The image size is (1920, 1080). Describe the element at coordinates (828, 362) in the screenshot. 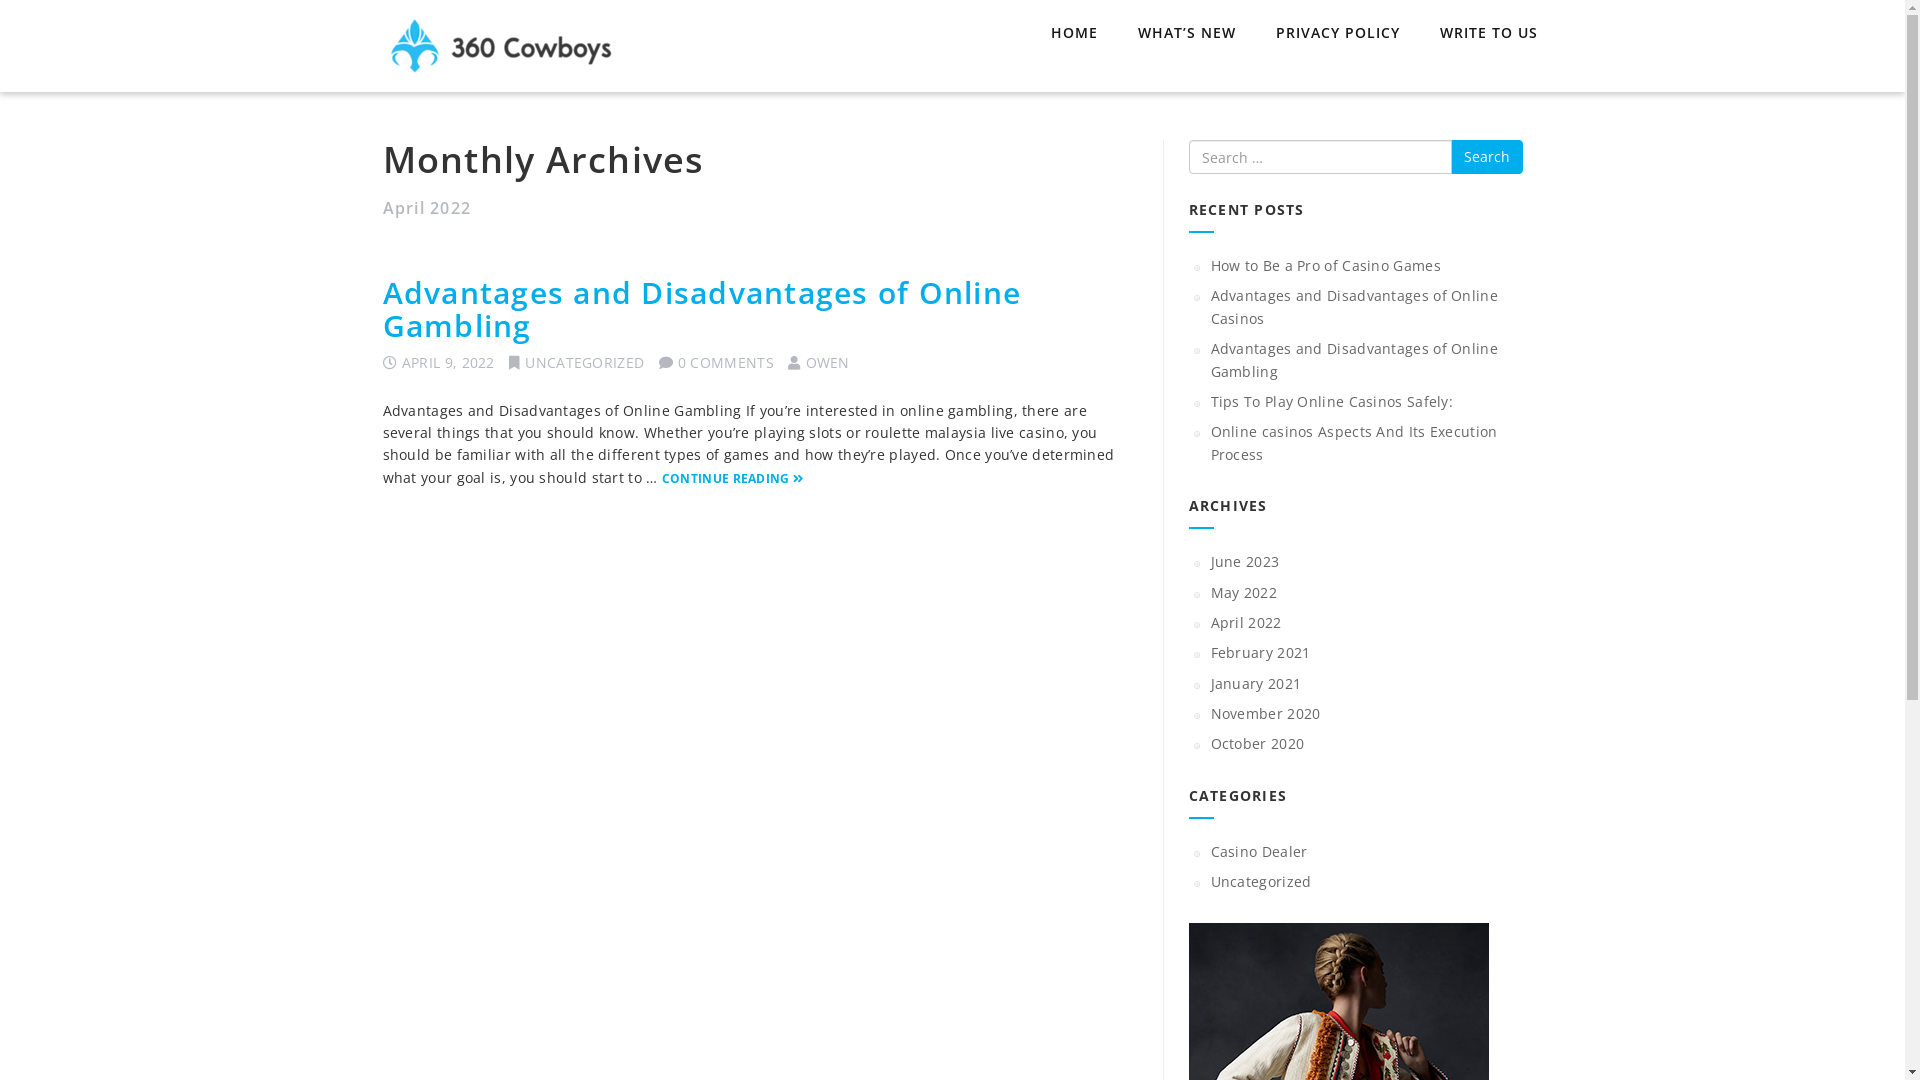

I see `'OWEN'` at that location.